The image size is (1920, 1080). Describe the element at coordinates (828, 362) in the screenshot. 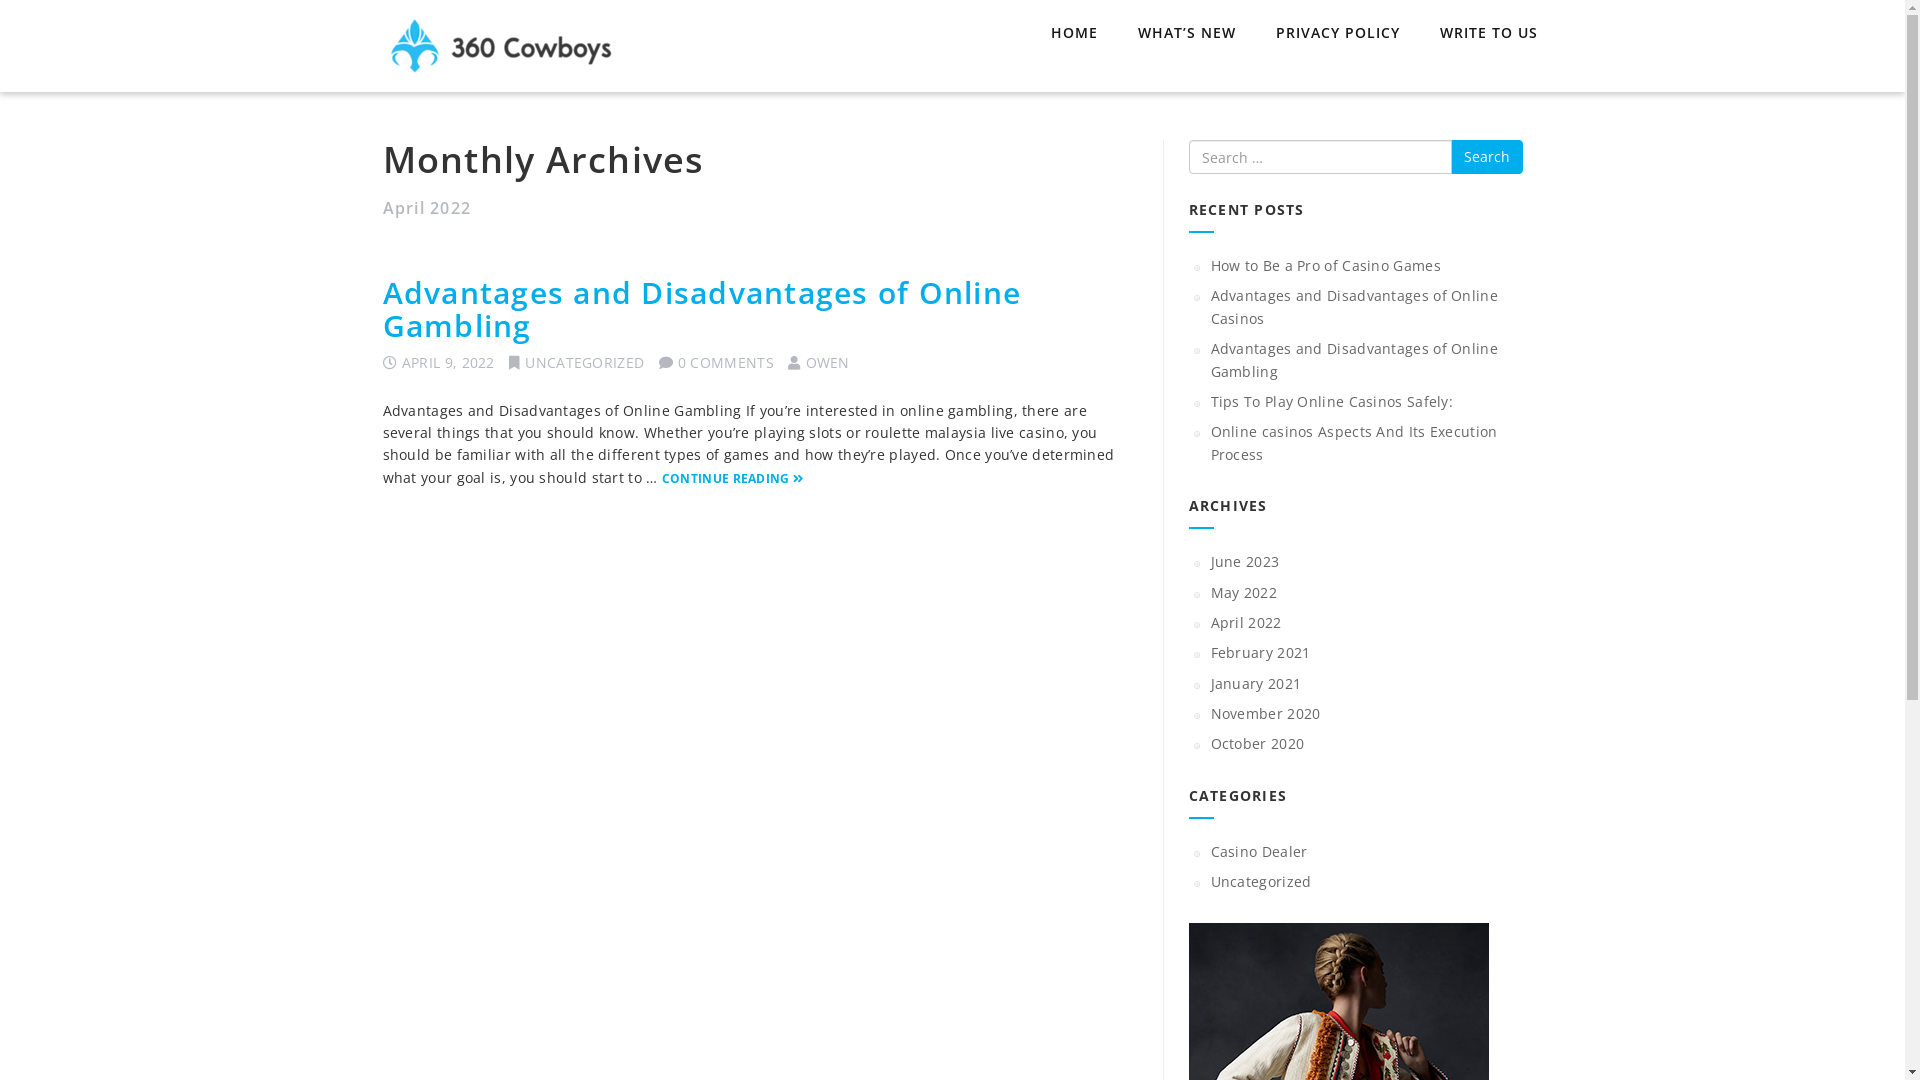

I see `'OWEN'` at that location.